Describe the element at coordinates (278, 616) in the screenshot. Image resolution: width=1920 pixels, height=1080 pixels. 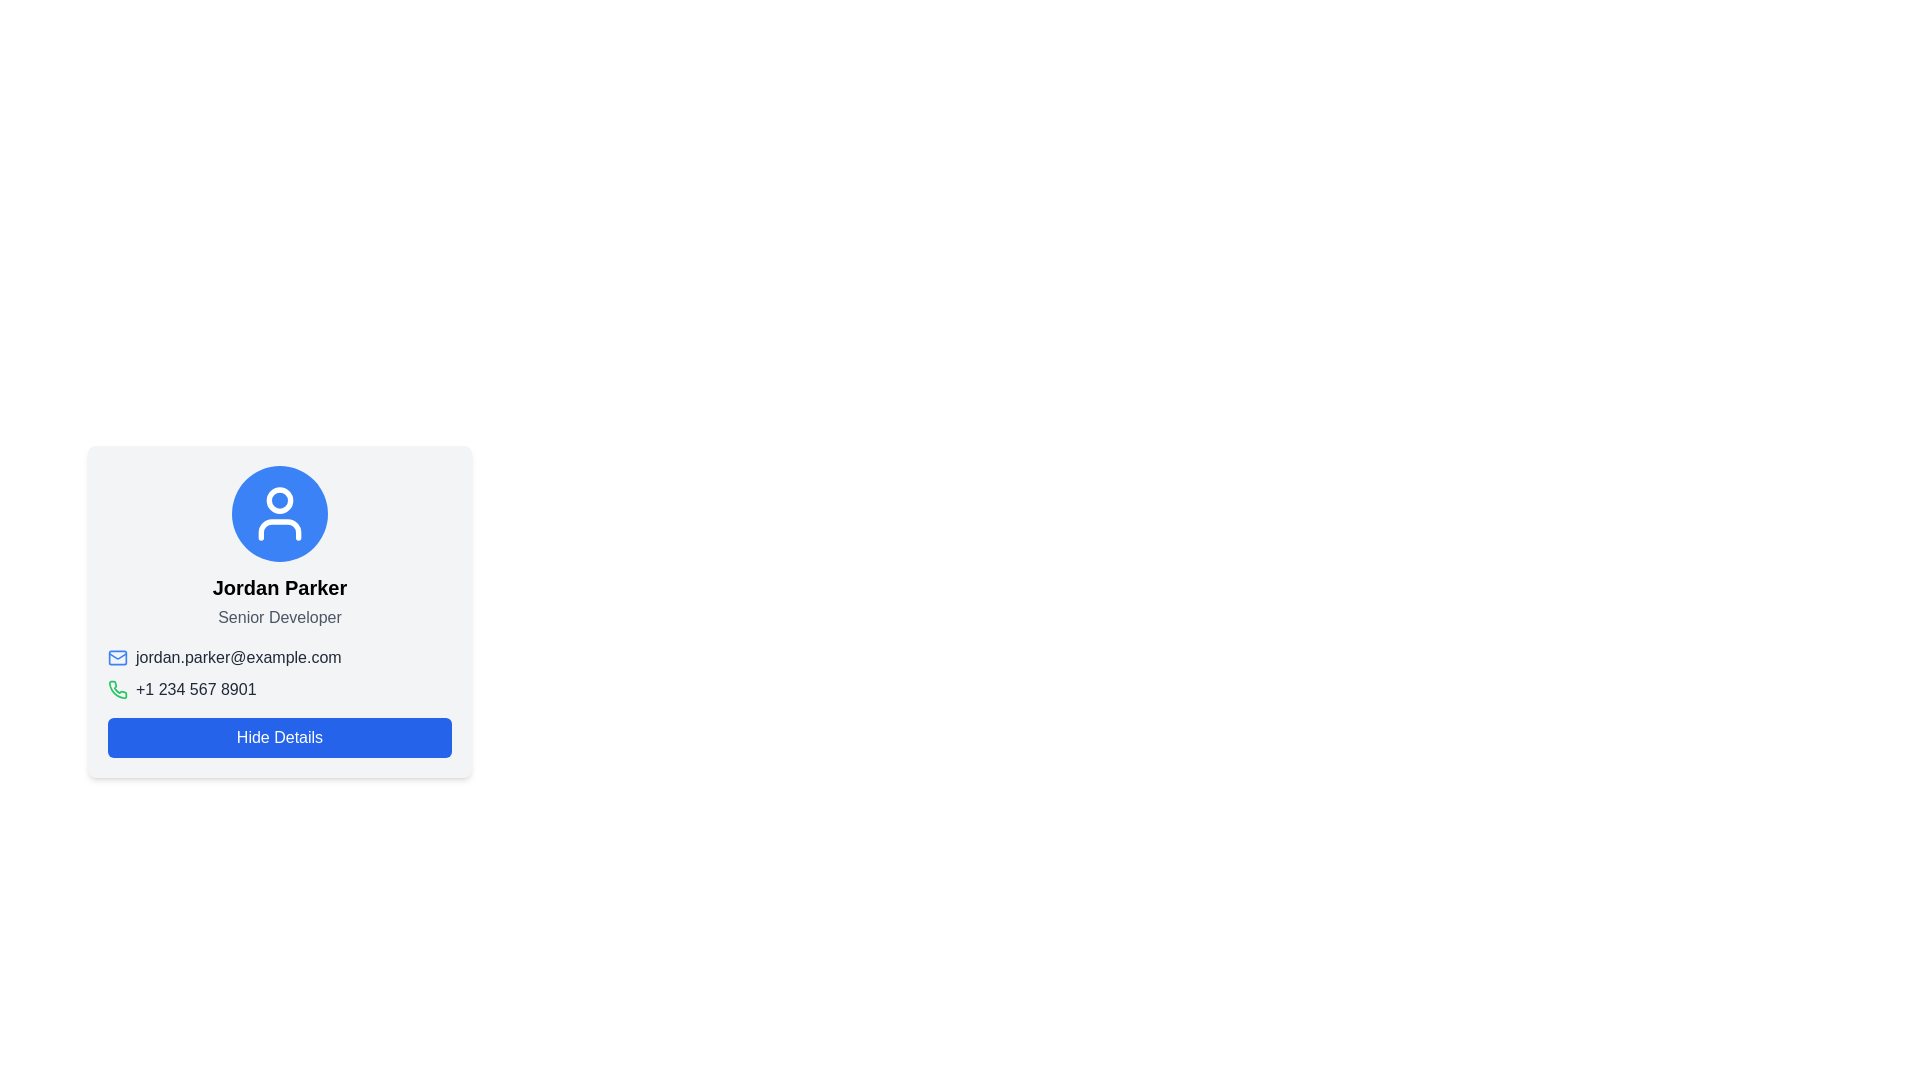
I see `the text label displaying 'Senior Developer', which is styled in a subtle gray color and located directly beneath the bold text 'Jordan Parker' within a centered layout card` at that location.